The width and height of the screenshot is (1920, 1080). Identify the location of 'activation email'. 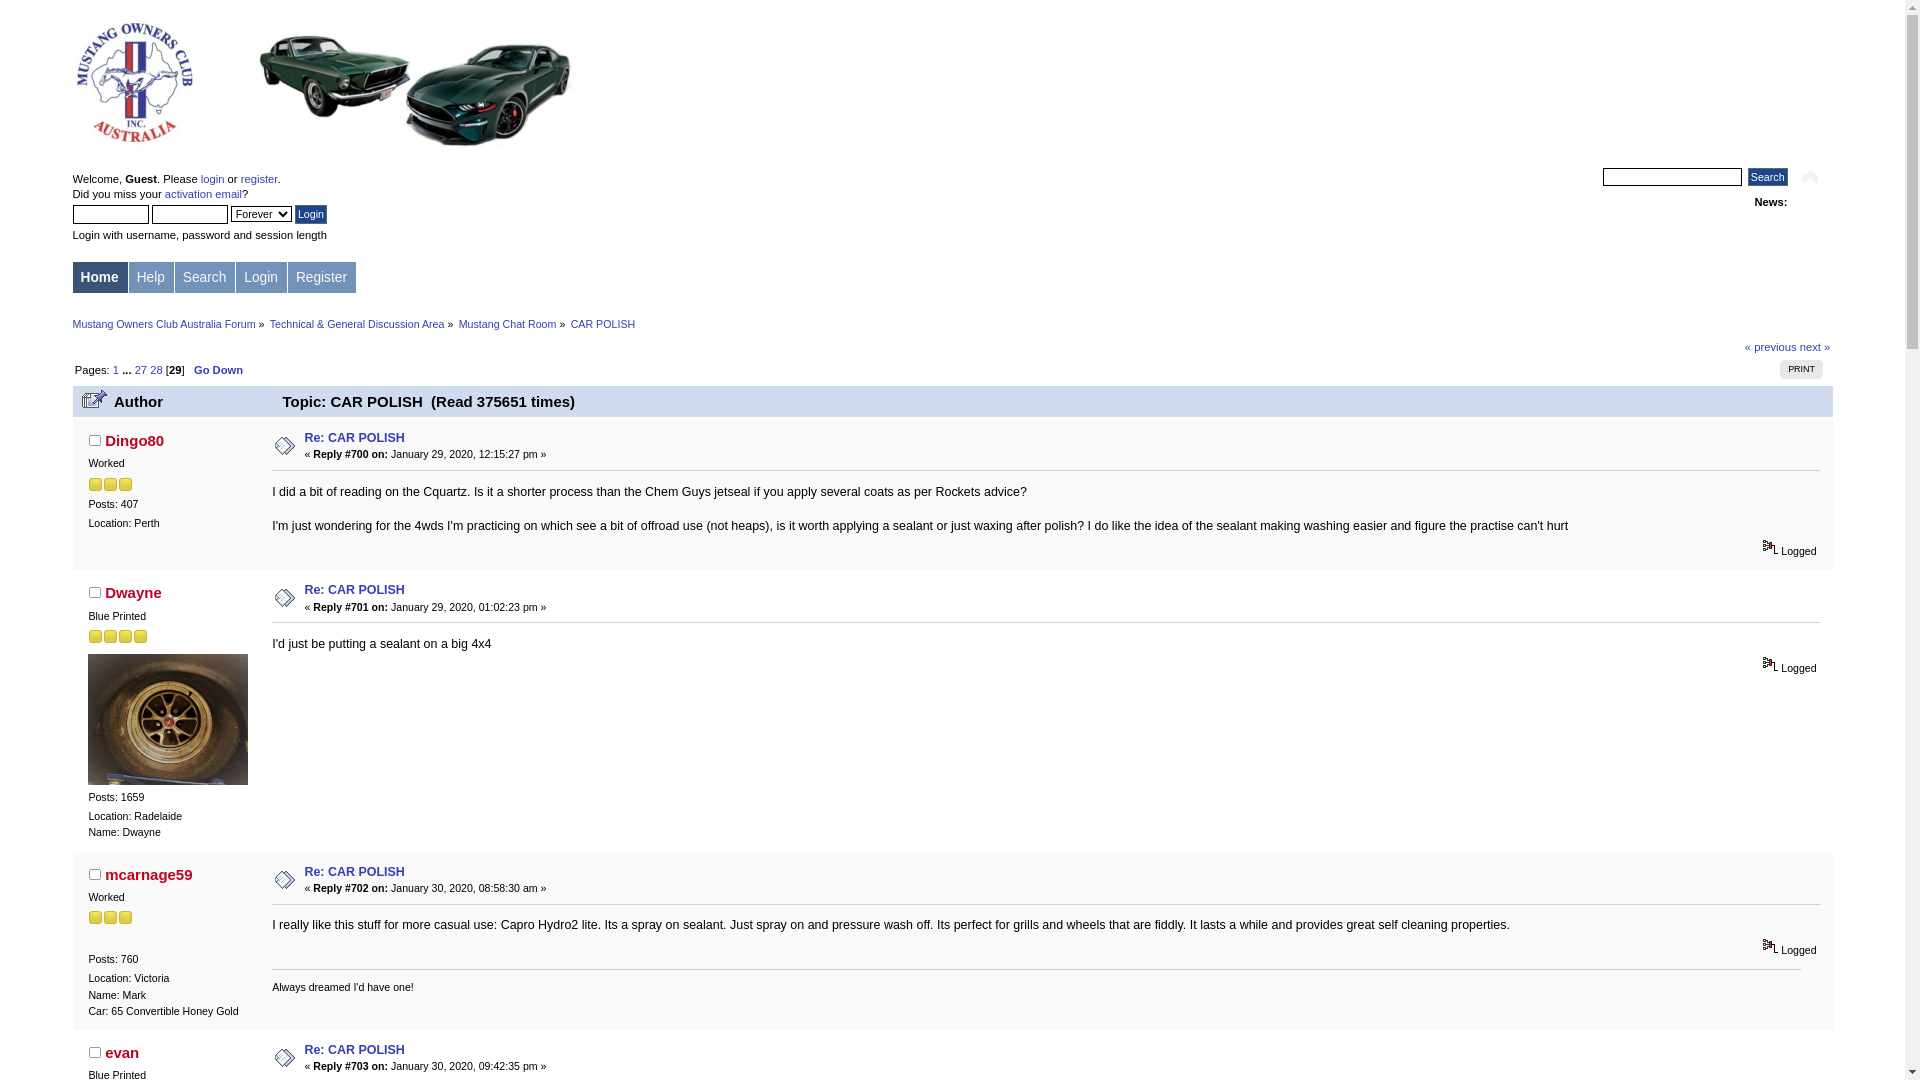
(164, 193).